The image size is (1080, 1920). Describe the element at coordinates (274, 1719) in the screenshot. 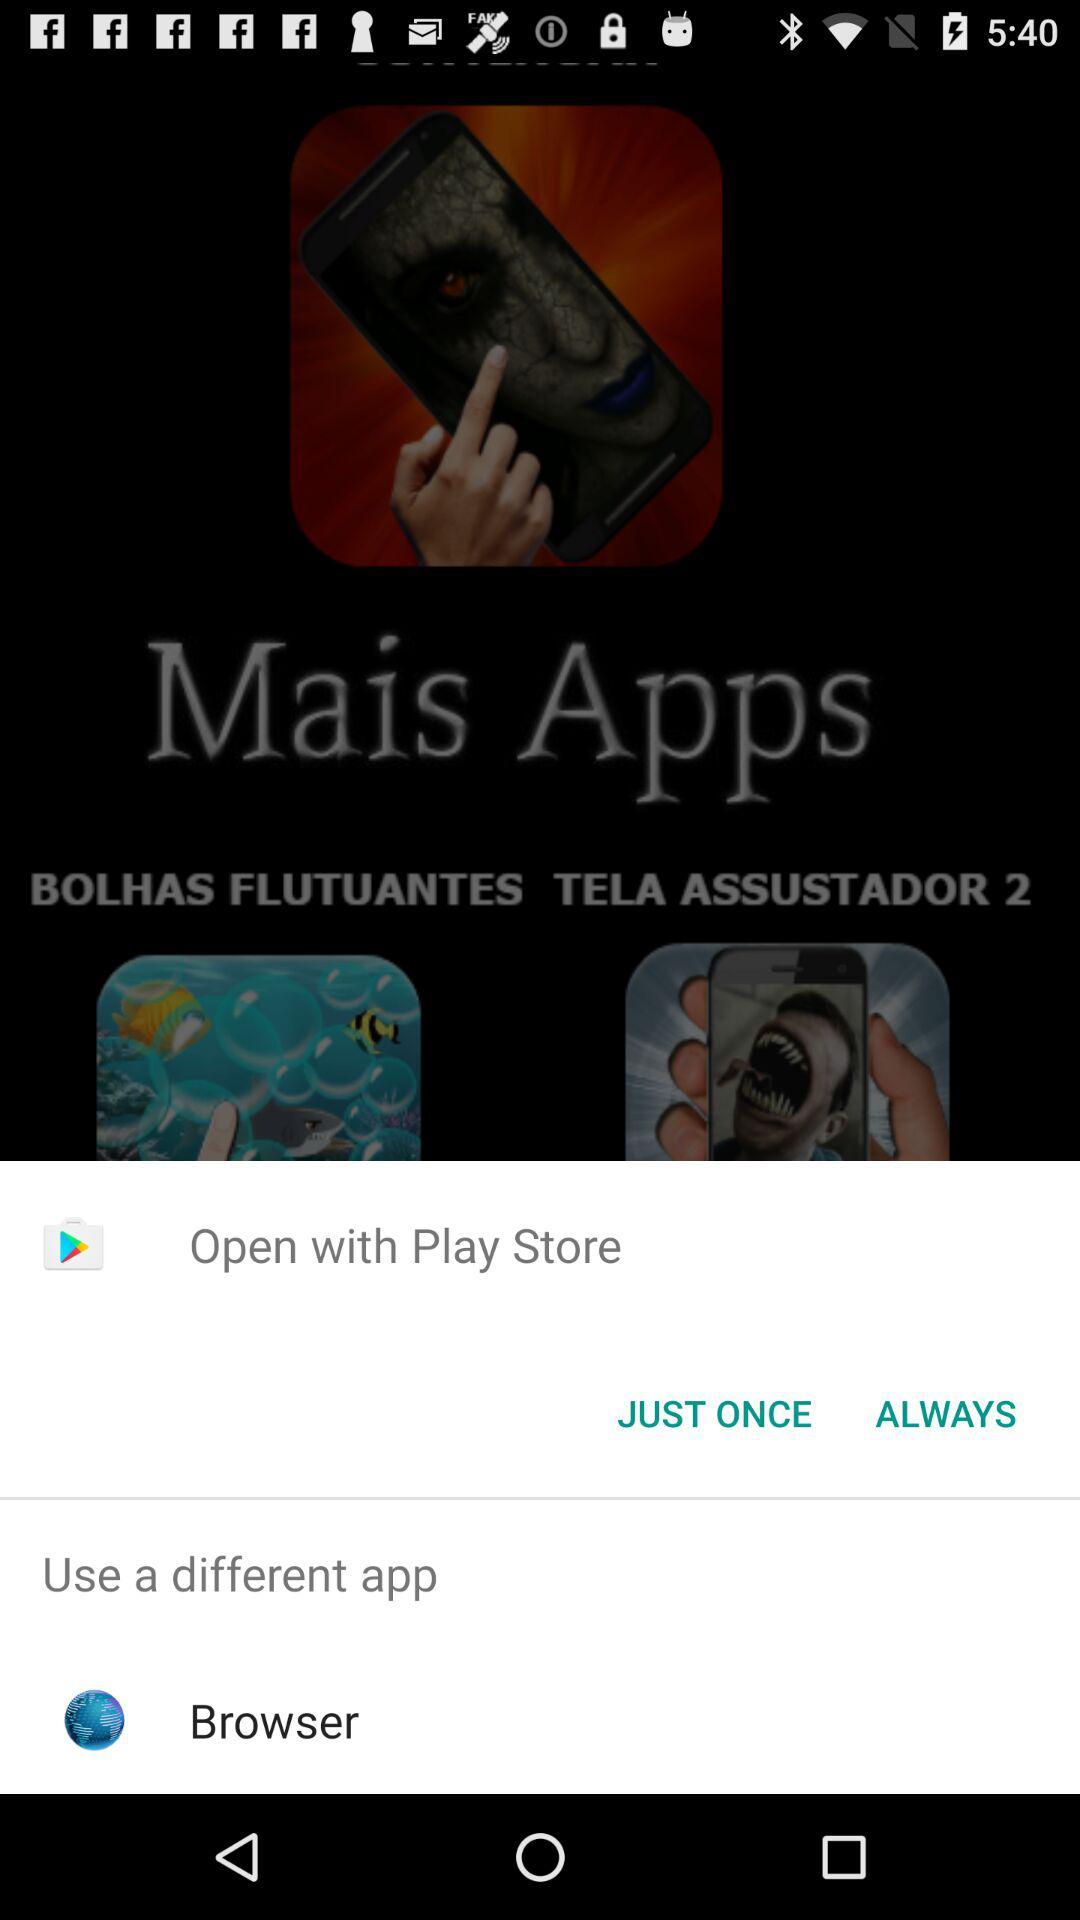

I see `item below use a different icon` at that location.